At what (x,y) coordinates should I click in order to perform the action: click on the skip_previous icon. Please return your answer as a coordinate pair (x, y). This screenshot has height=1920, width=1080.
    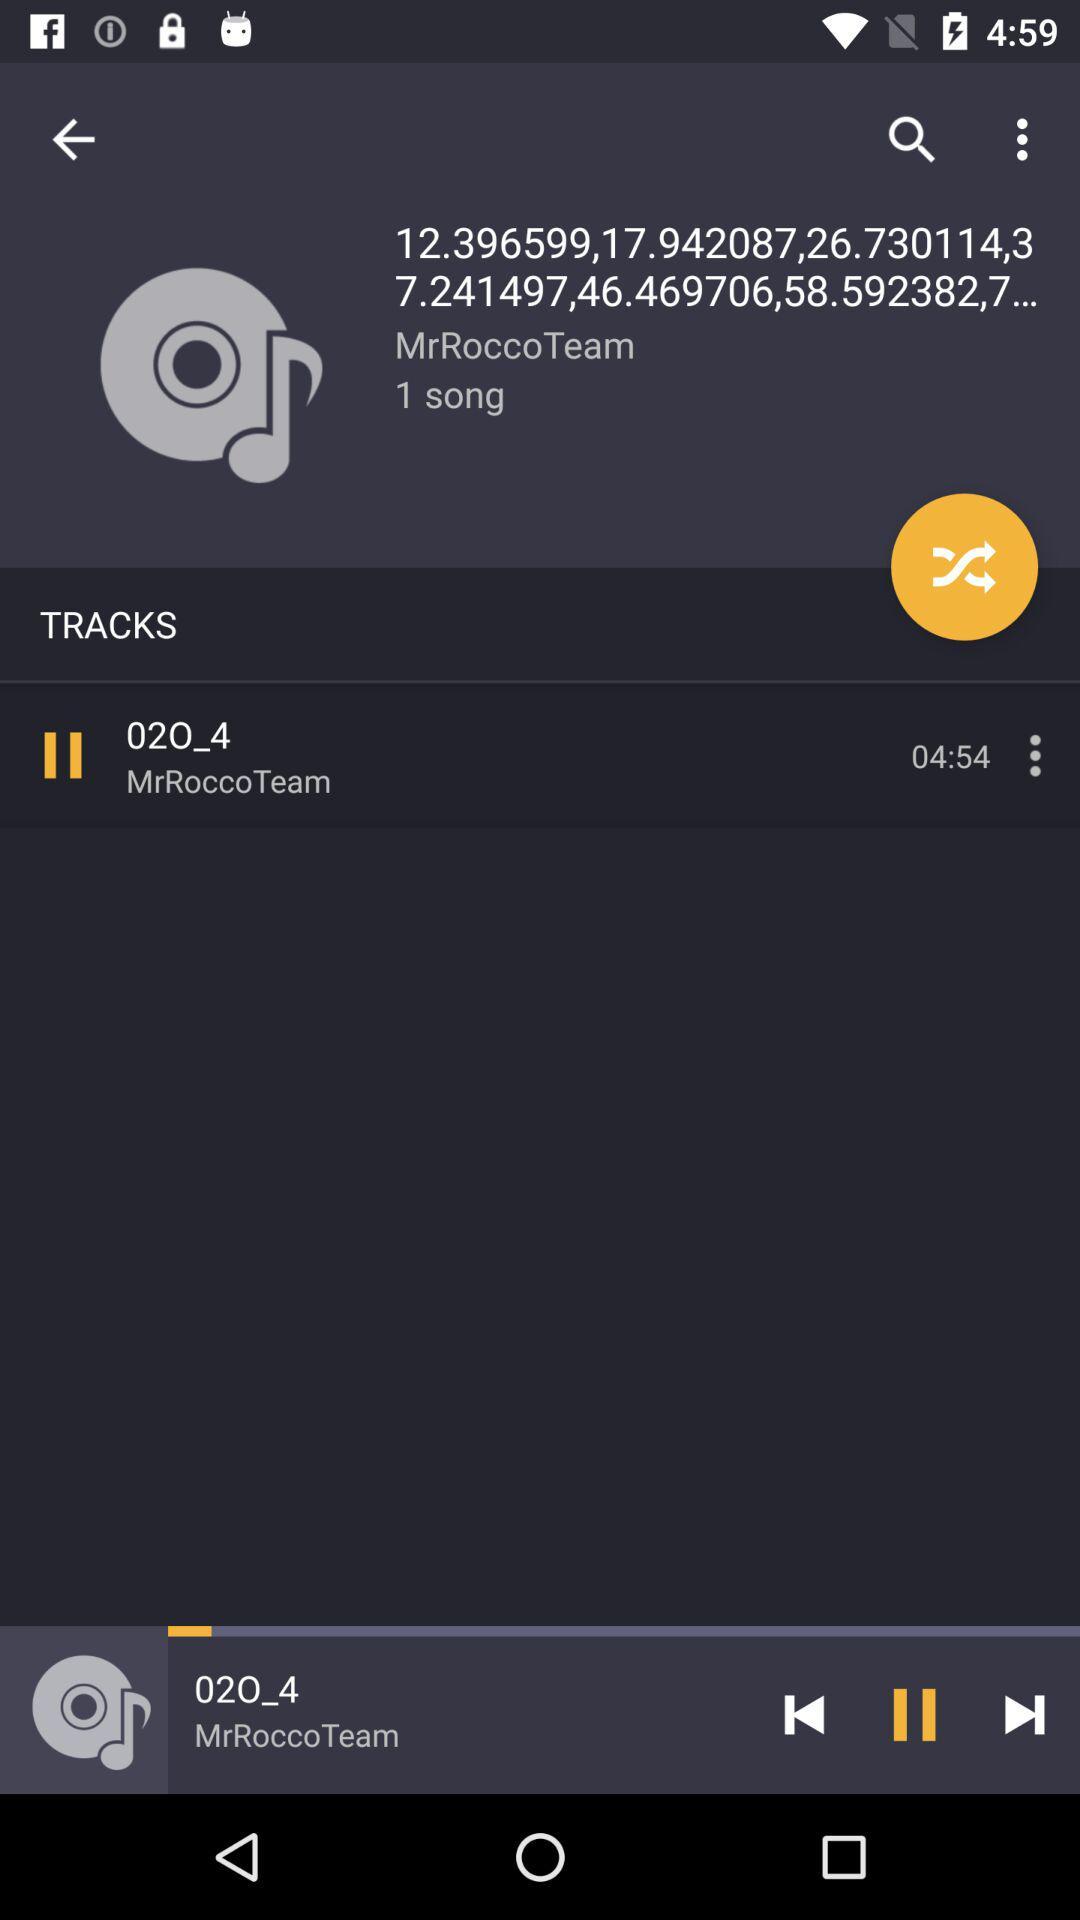
    Looking at the image, I should click on (803, 1713).